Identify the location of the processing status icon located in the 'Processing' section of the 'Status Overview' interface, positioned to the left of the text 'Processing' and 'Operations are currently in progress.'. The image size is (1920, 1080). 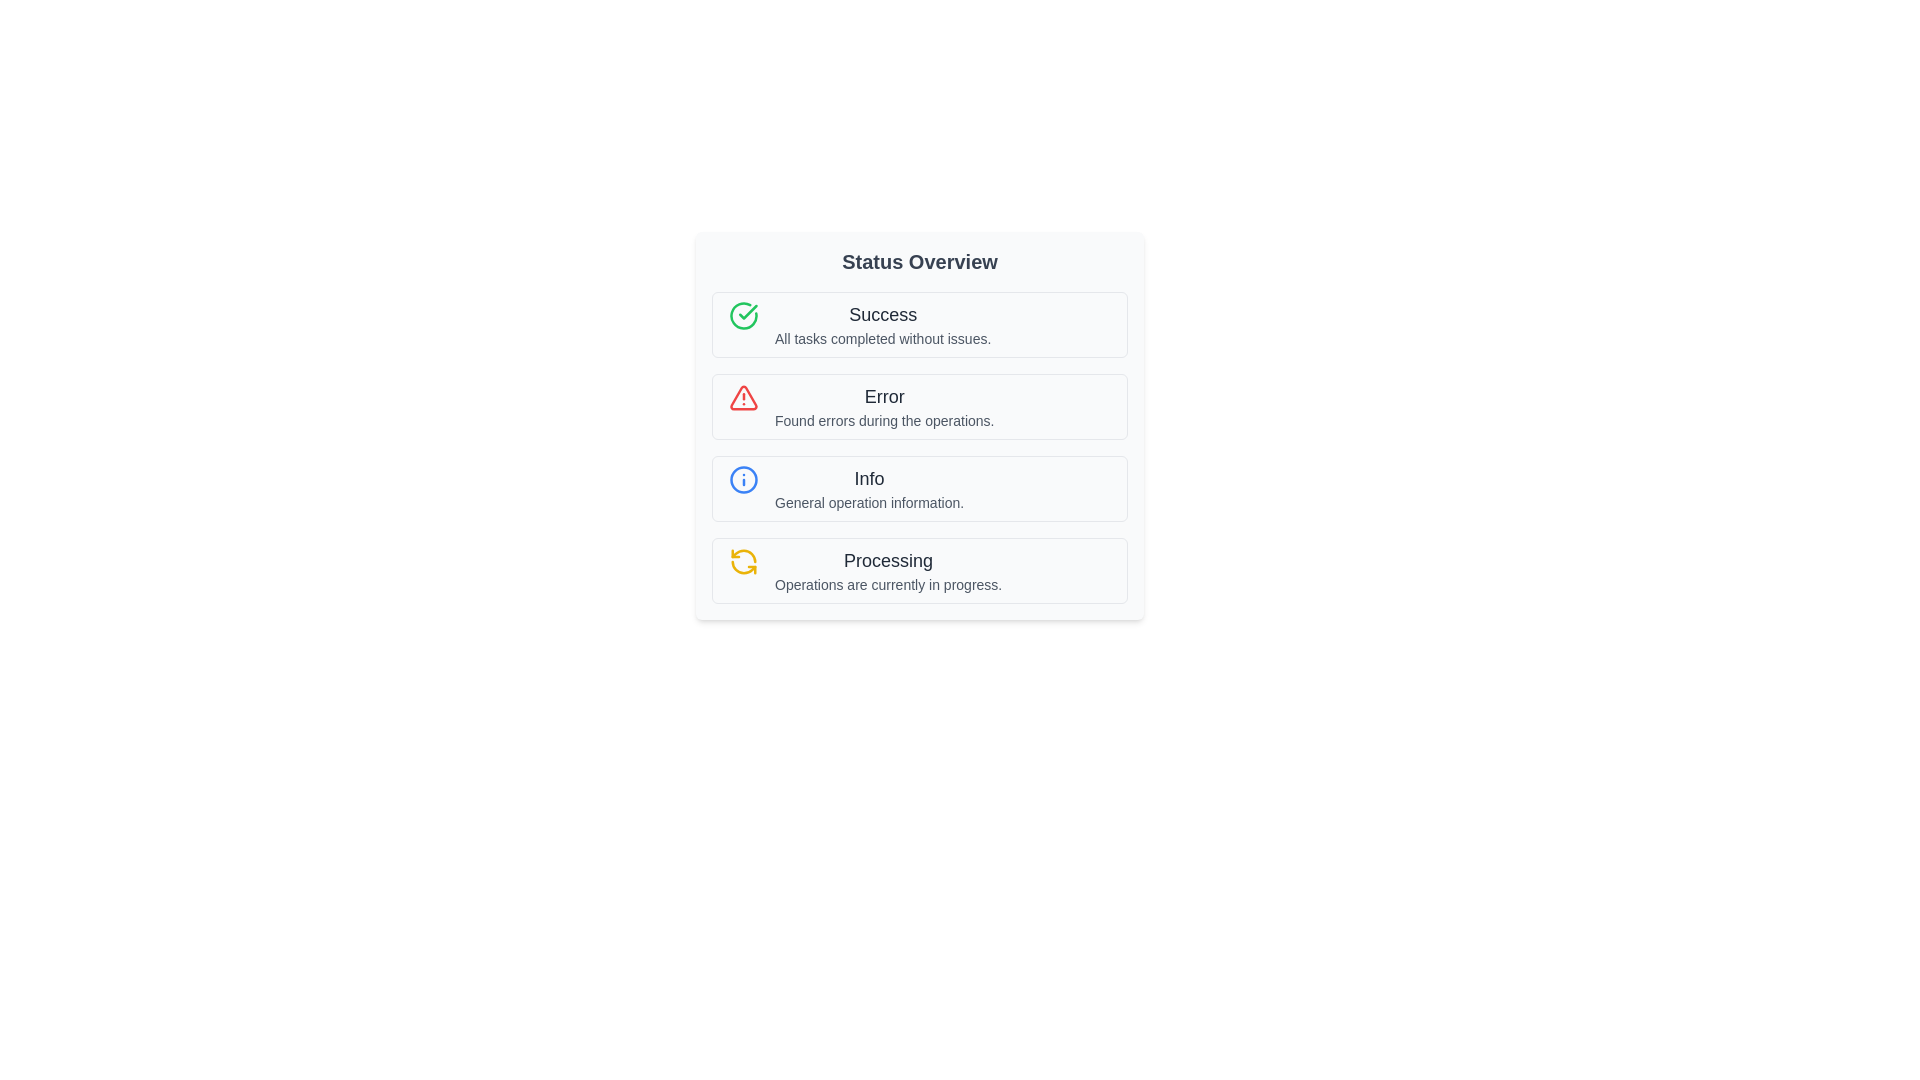
(743, 562).